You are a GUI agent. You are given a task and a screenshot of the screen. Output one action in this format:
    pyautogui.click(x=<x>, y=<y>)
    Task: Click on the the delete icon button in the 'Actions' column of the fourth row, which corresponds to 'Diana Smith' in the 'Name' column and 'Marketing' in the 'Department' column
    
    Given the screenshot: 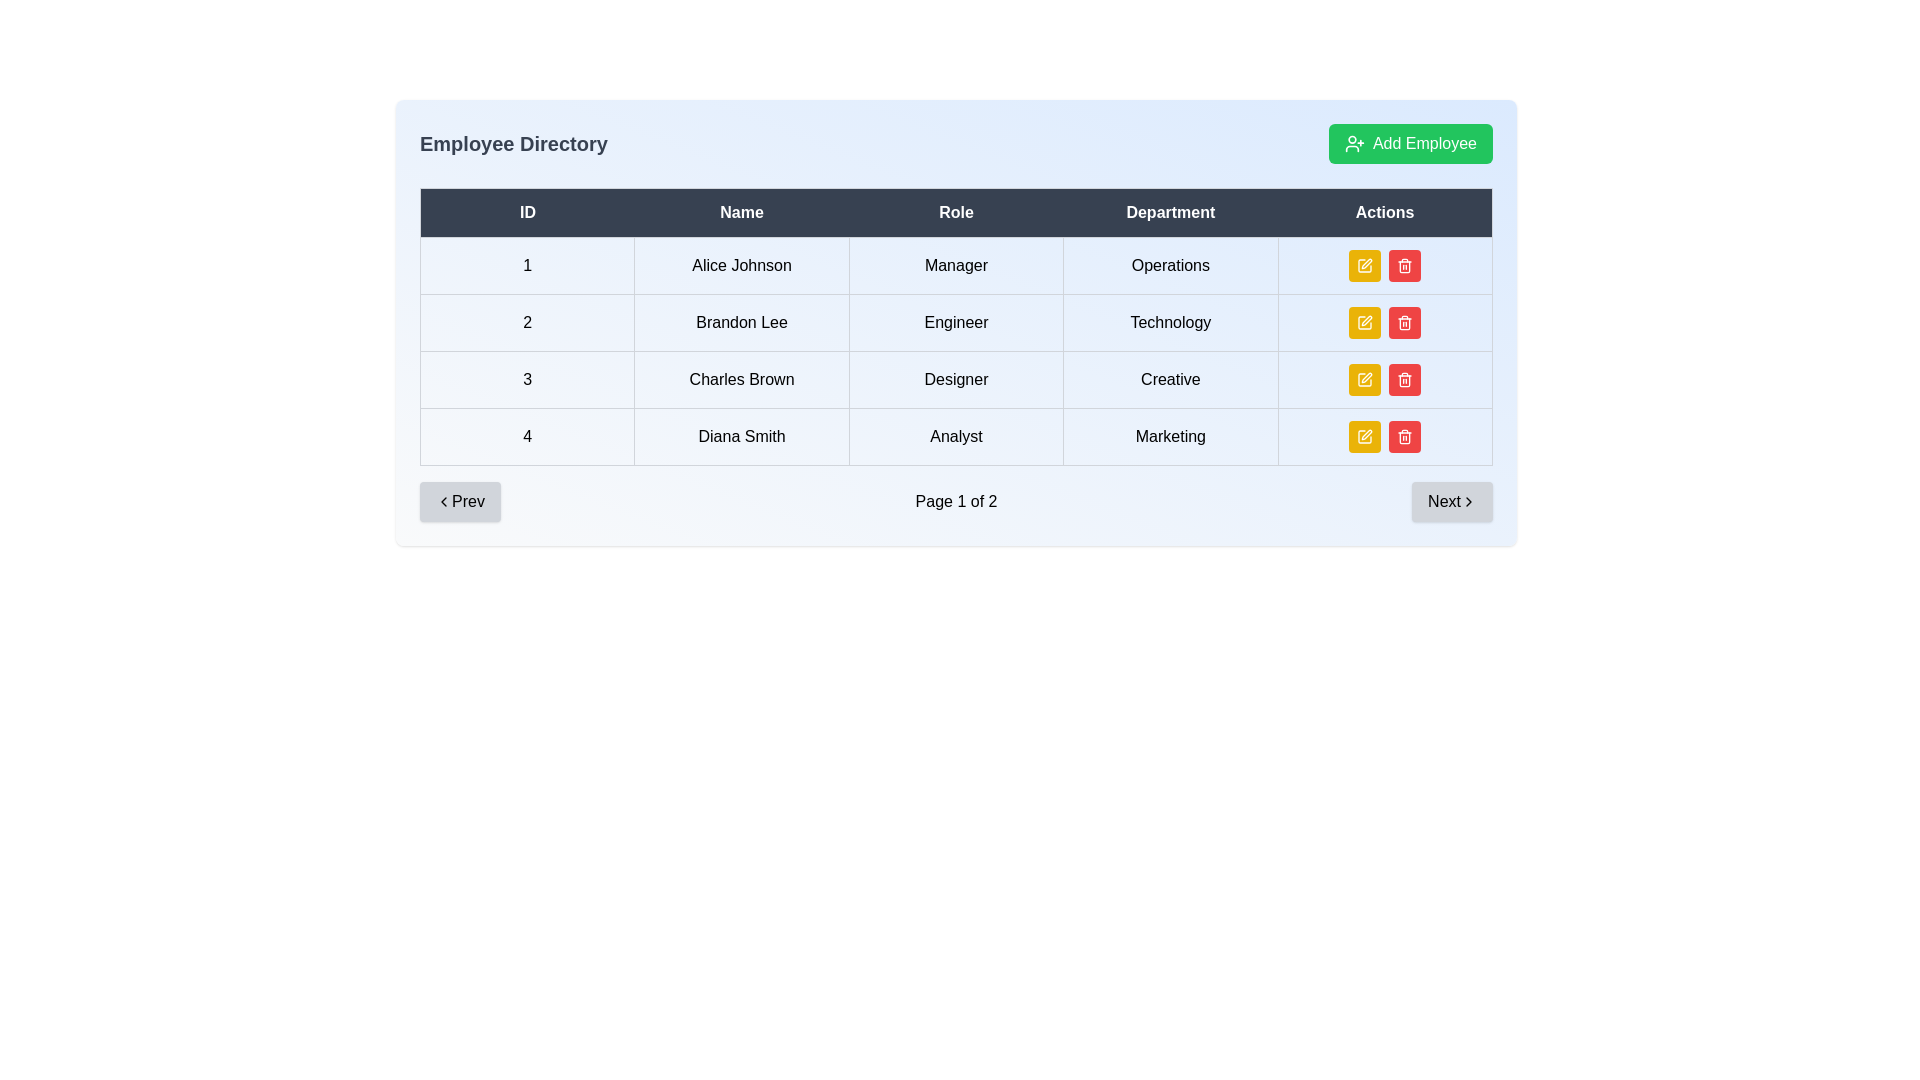 What is the action you would take?
    pyautogui.click(x=1404, y=265)
    